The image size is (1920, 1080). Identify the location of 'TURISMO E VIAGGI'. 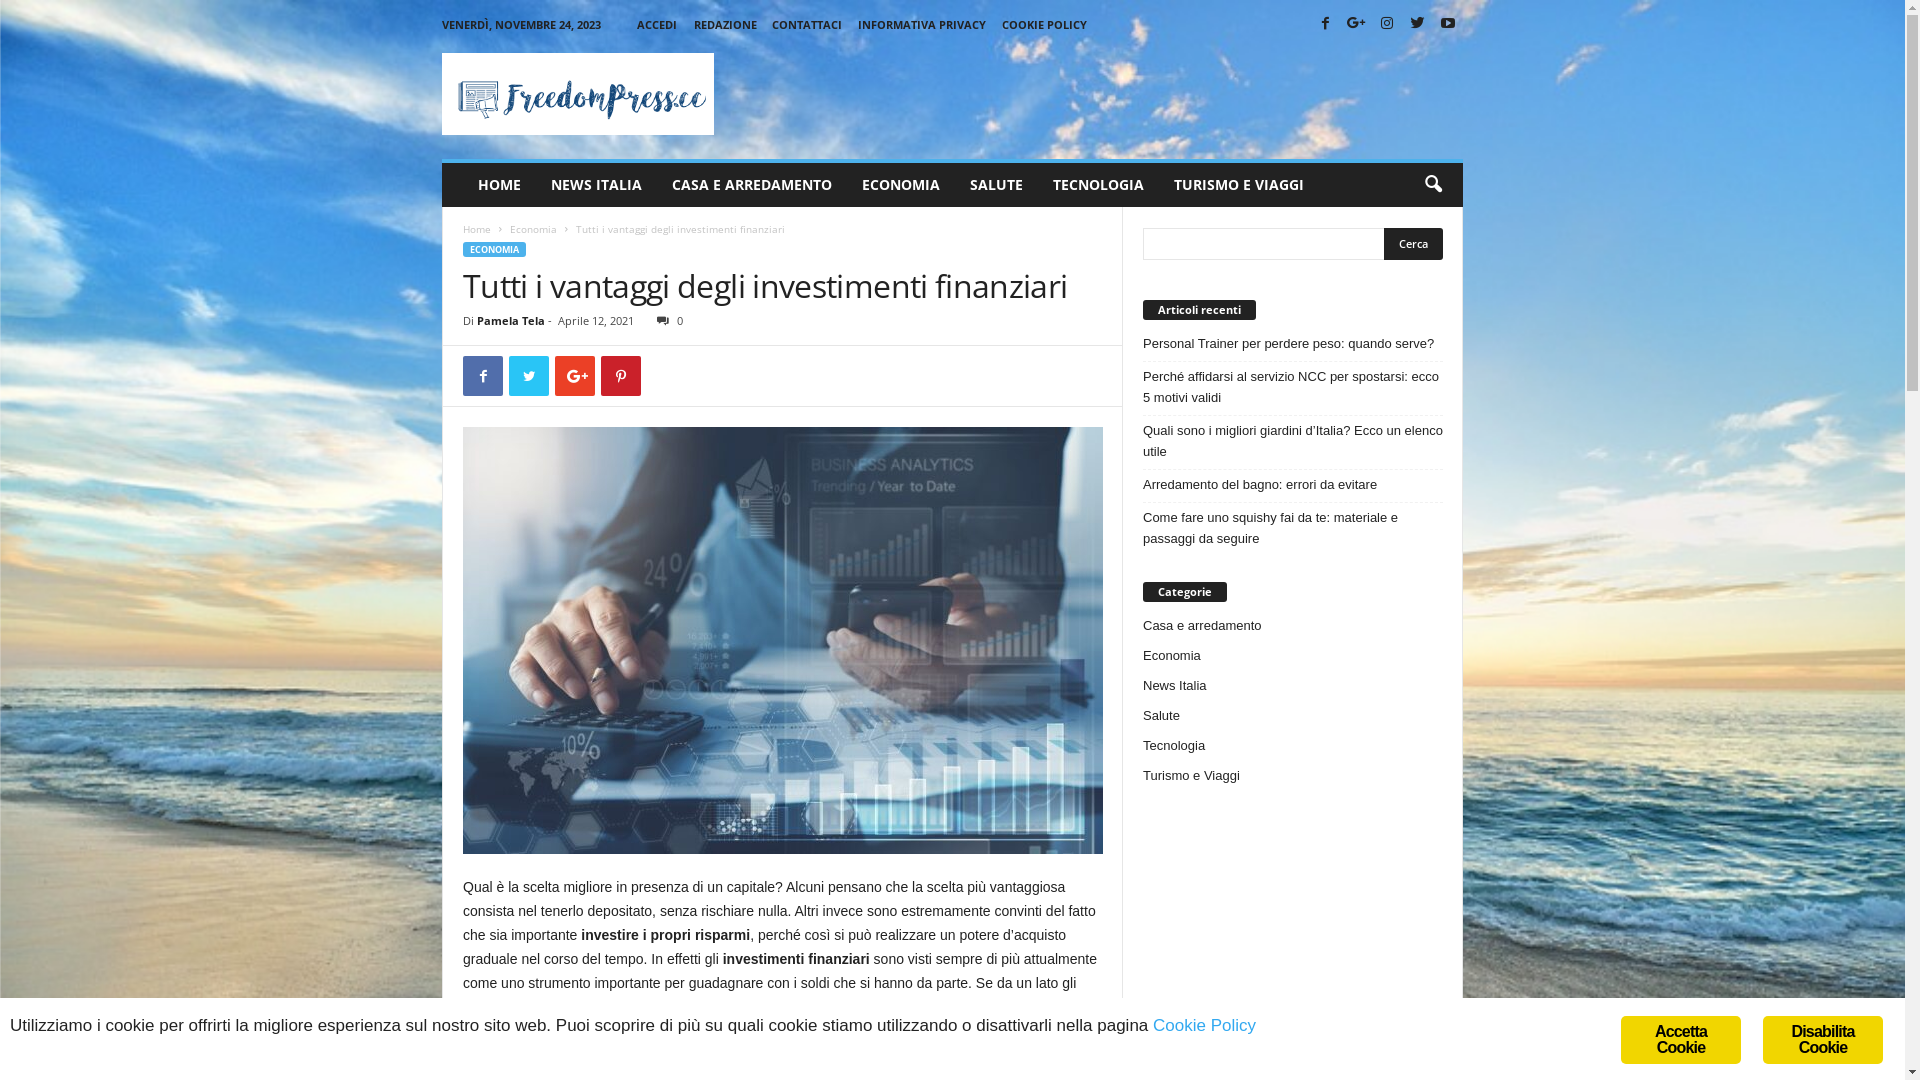
(1237, 185).